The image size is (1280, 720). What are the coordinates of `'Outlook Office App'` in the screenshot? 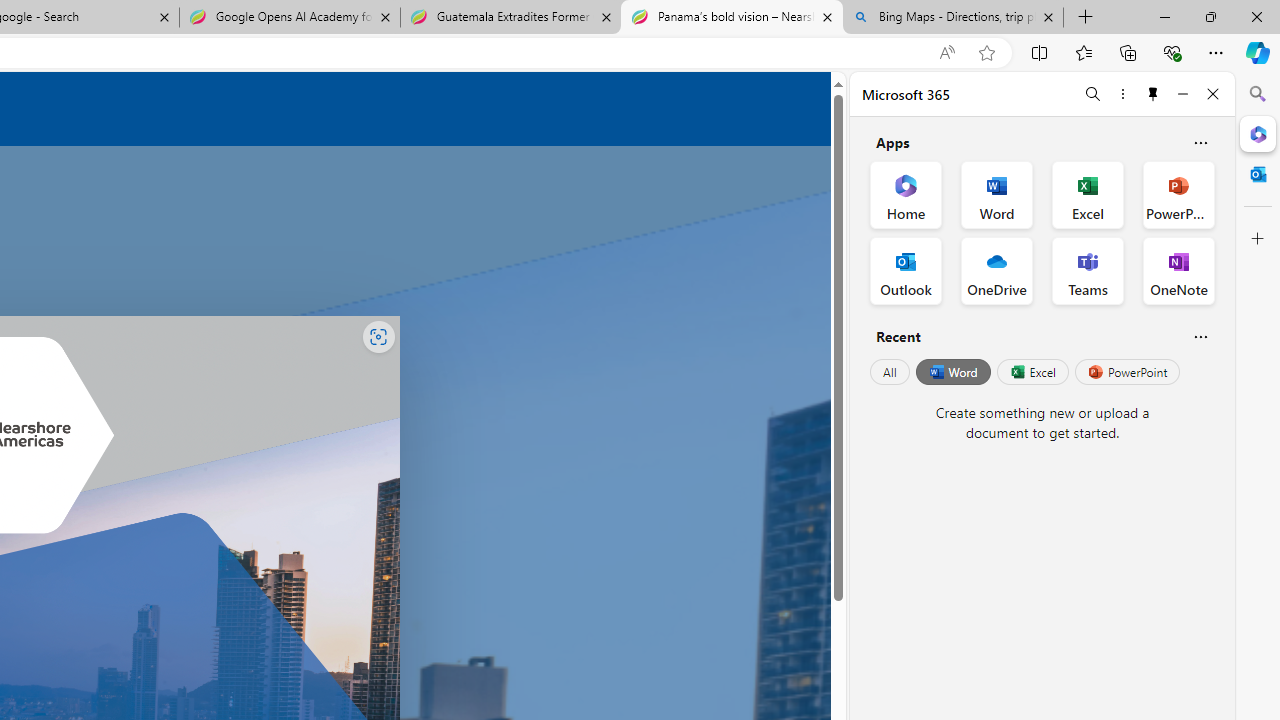 It's located at (905, 271).